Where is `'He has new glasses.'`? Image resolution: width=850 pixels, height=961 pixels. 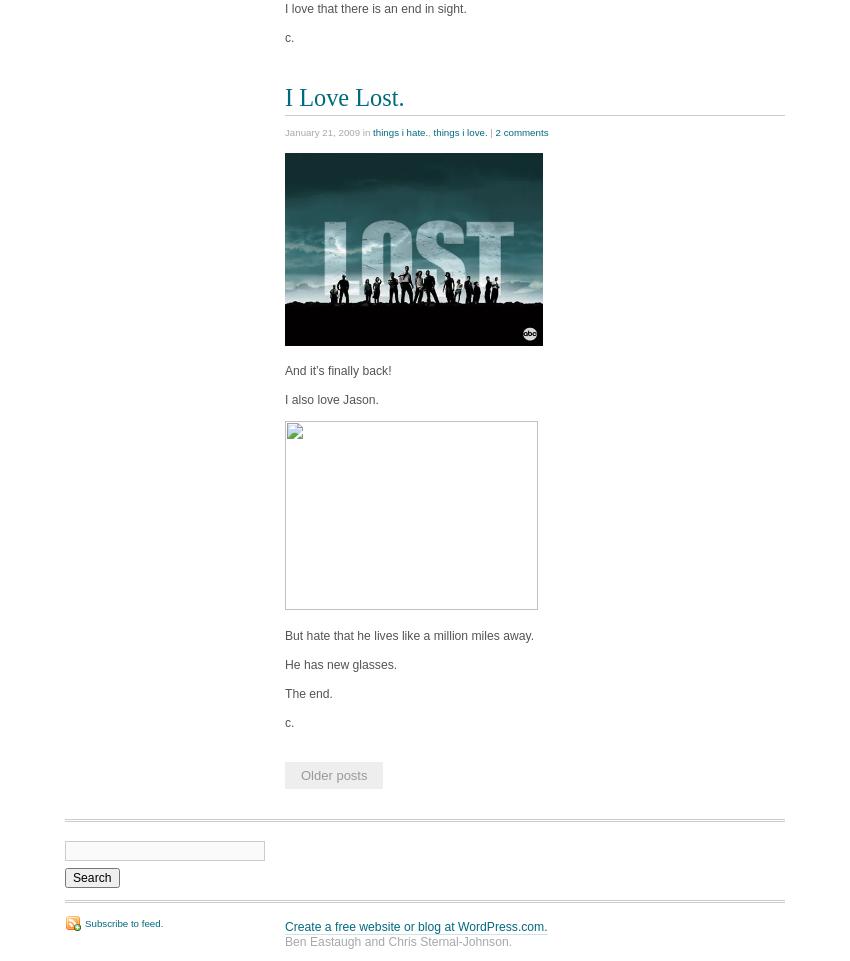
'He has new glasses.' is located at coordinates (340, 662).